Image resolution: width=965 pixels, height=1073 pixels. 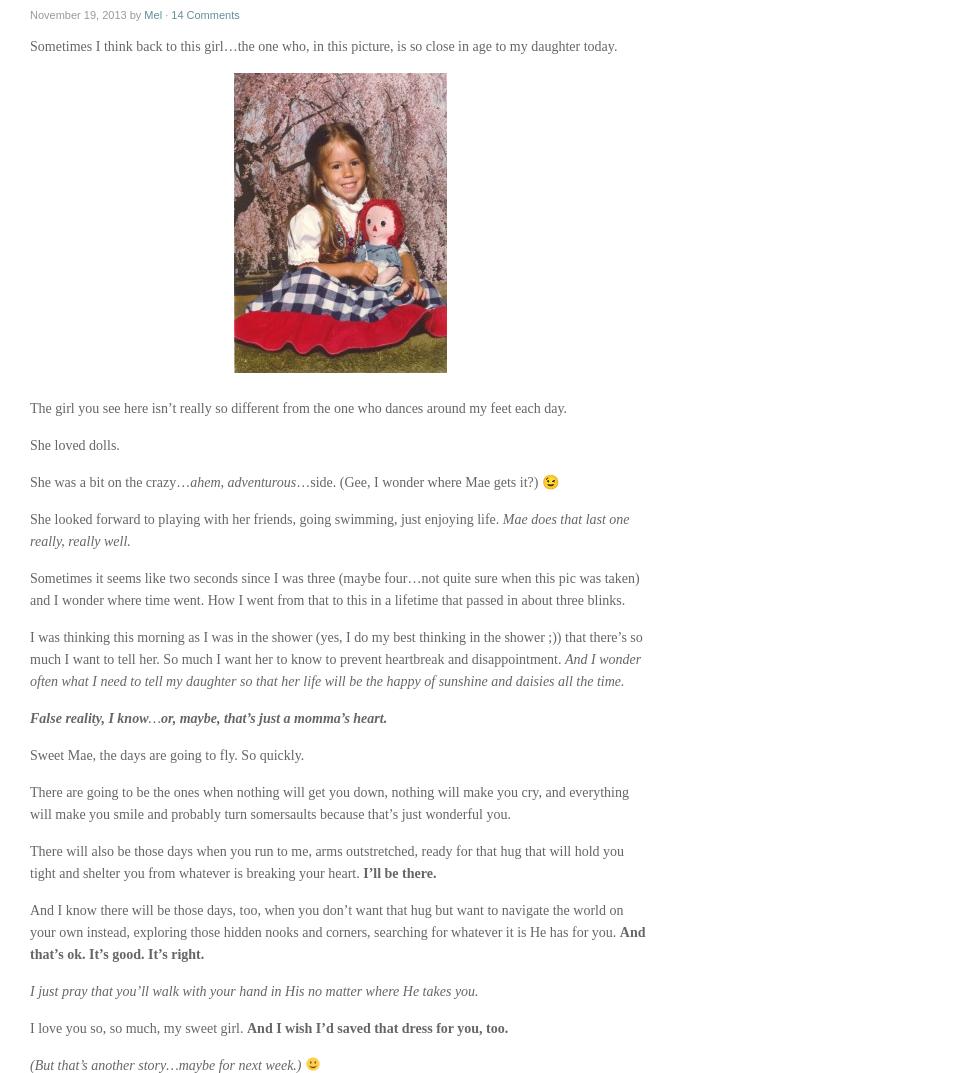 I want to click on 'I love you so, so much, my sweet girl.', so click(x=137, y=1028).